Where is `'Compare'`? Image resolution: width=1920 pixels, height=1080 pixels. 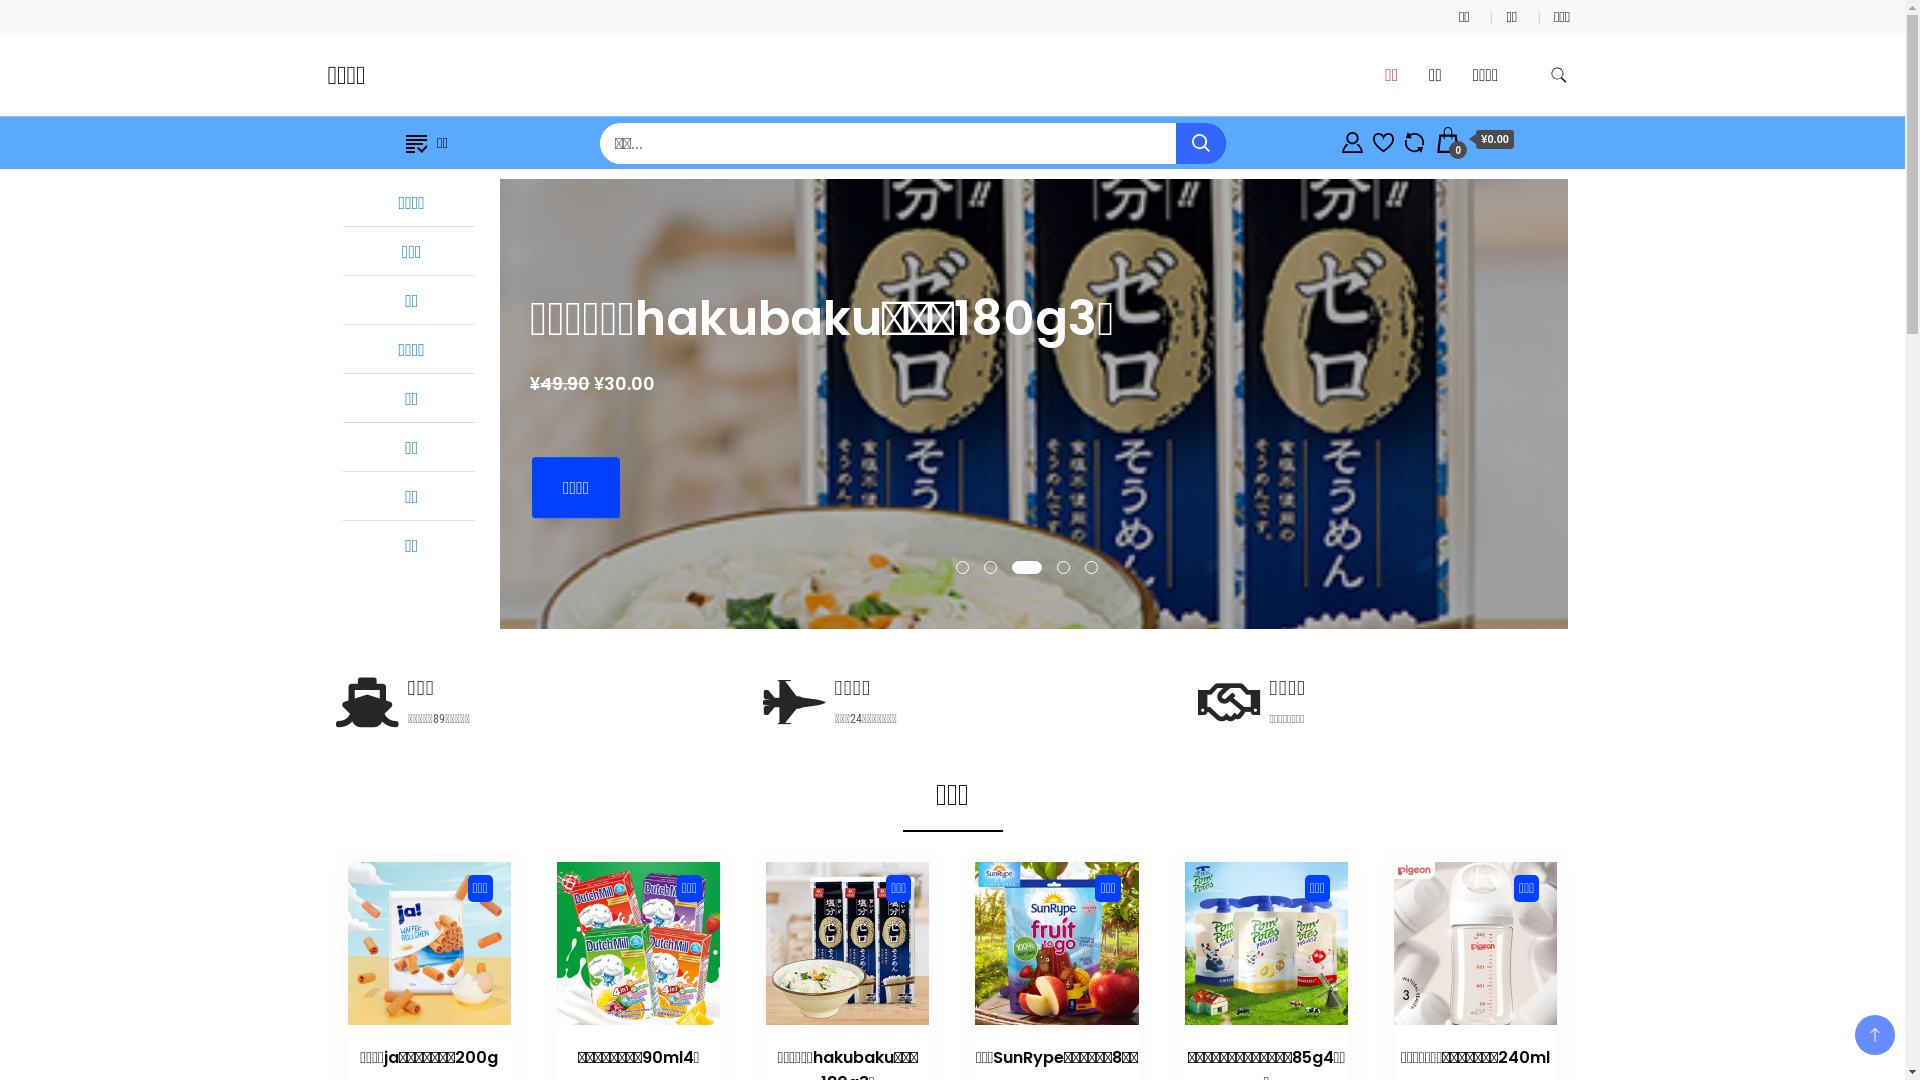 'Compare' is located at coordinates (1413, 138).